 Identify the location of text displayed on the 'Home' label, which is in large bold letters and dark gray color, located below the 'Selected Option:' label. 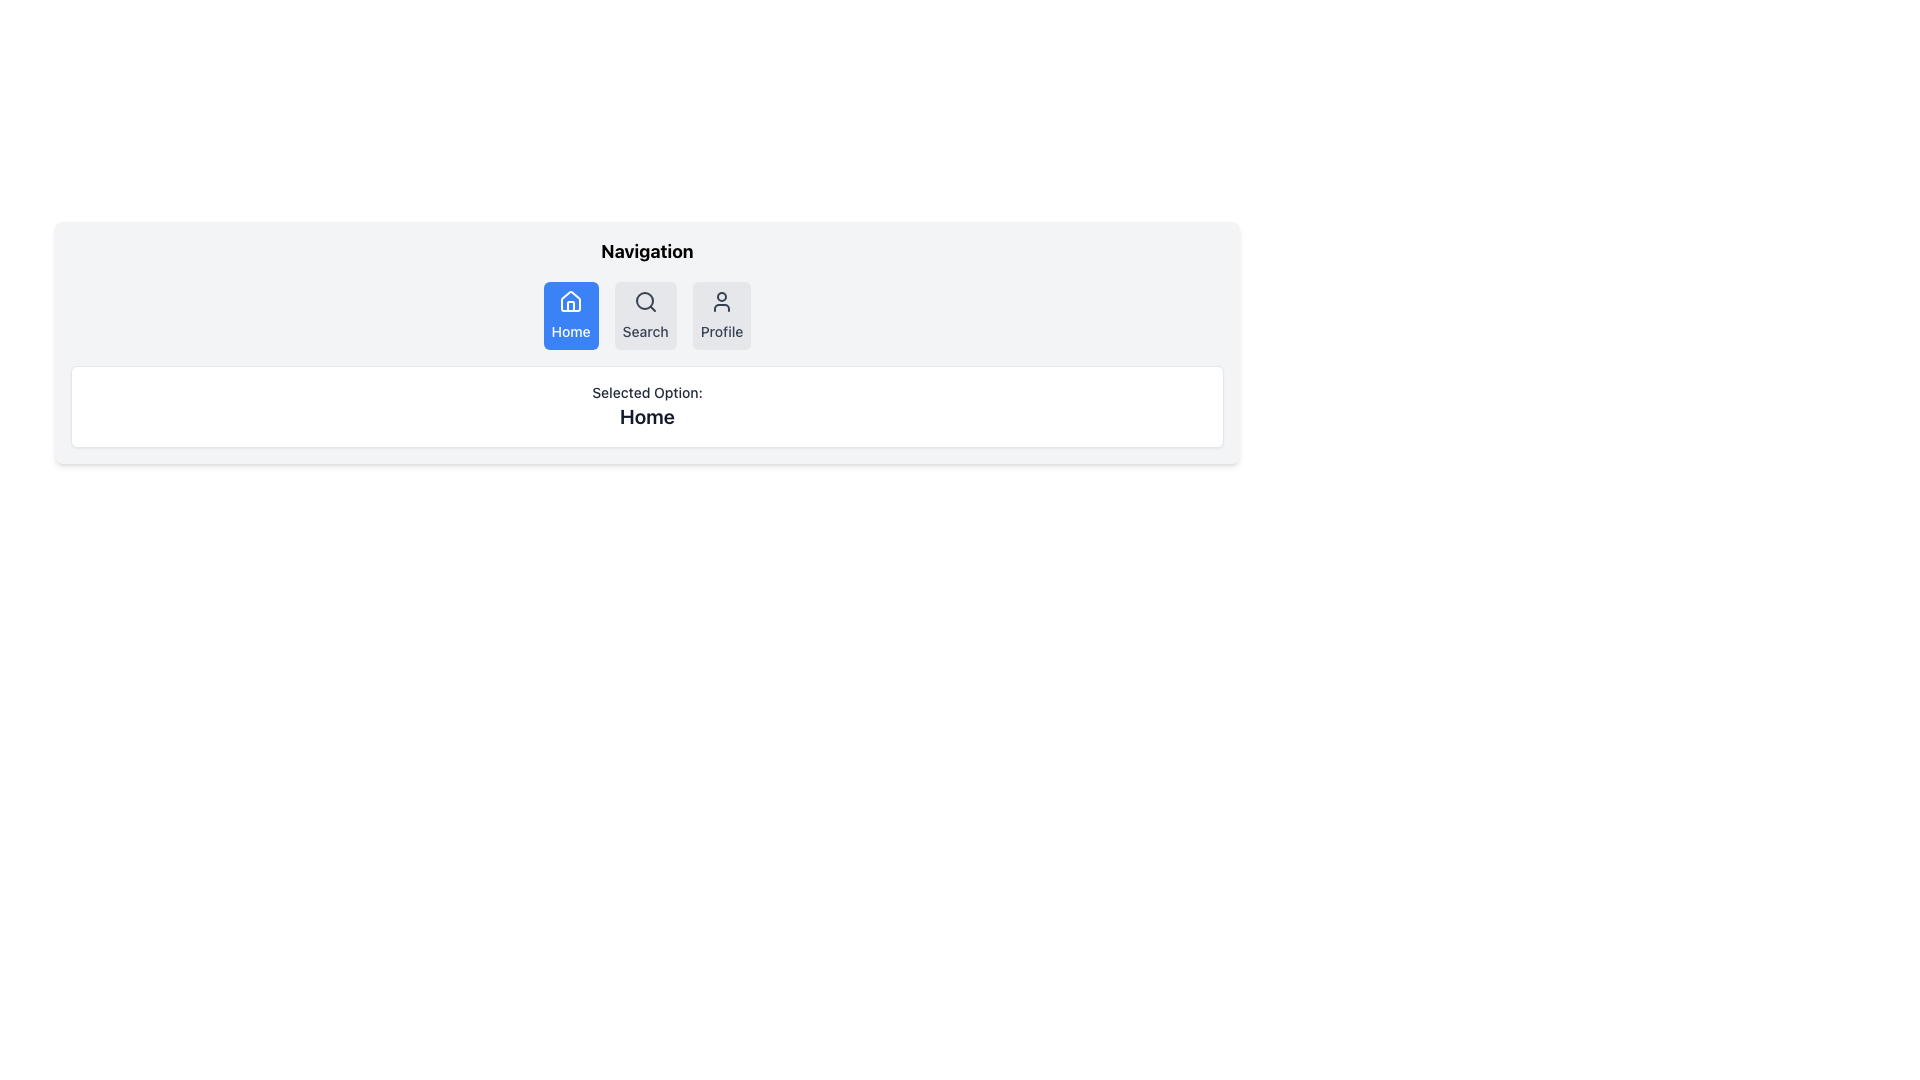
(647, 415).